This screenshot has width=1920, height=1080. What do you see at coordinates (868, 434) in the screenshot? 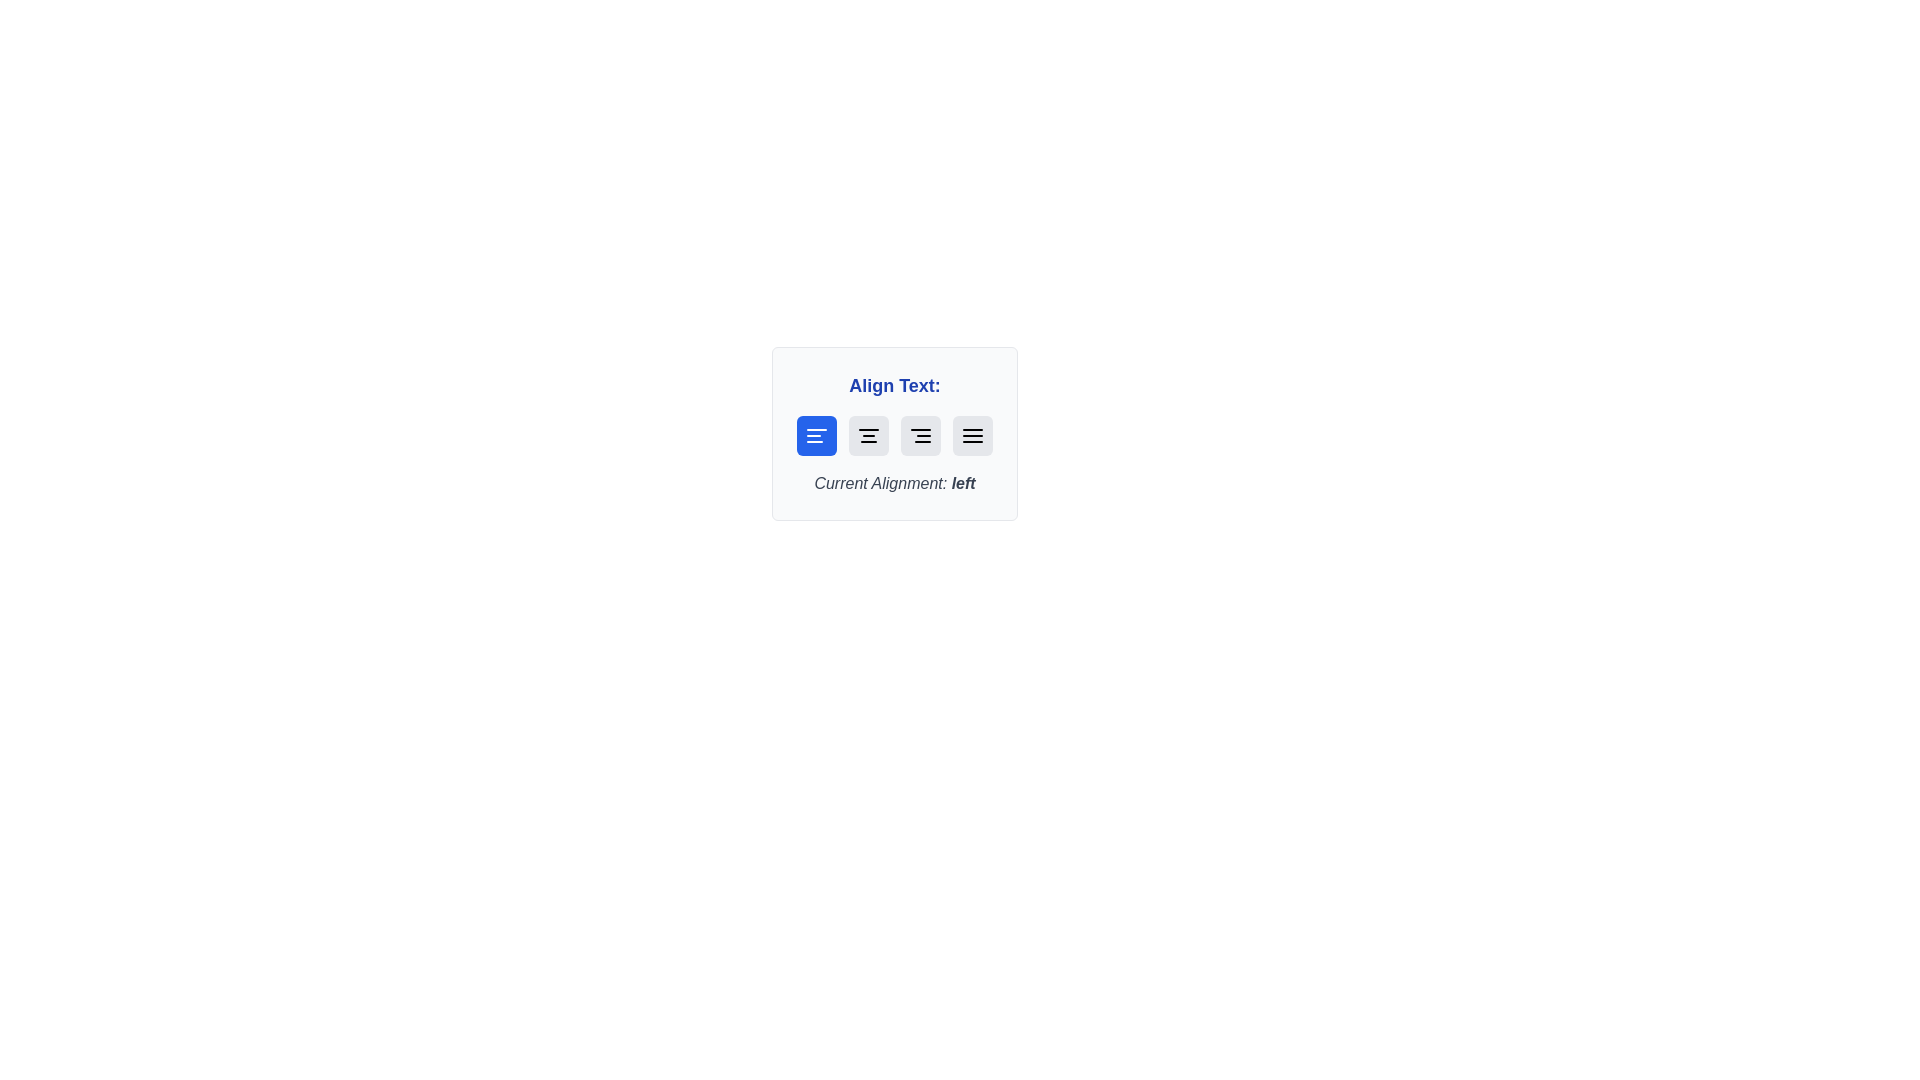
I see `button corresponding to the desired text alignment: center` at bounding box center [868, 434].